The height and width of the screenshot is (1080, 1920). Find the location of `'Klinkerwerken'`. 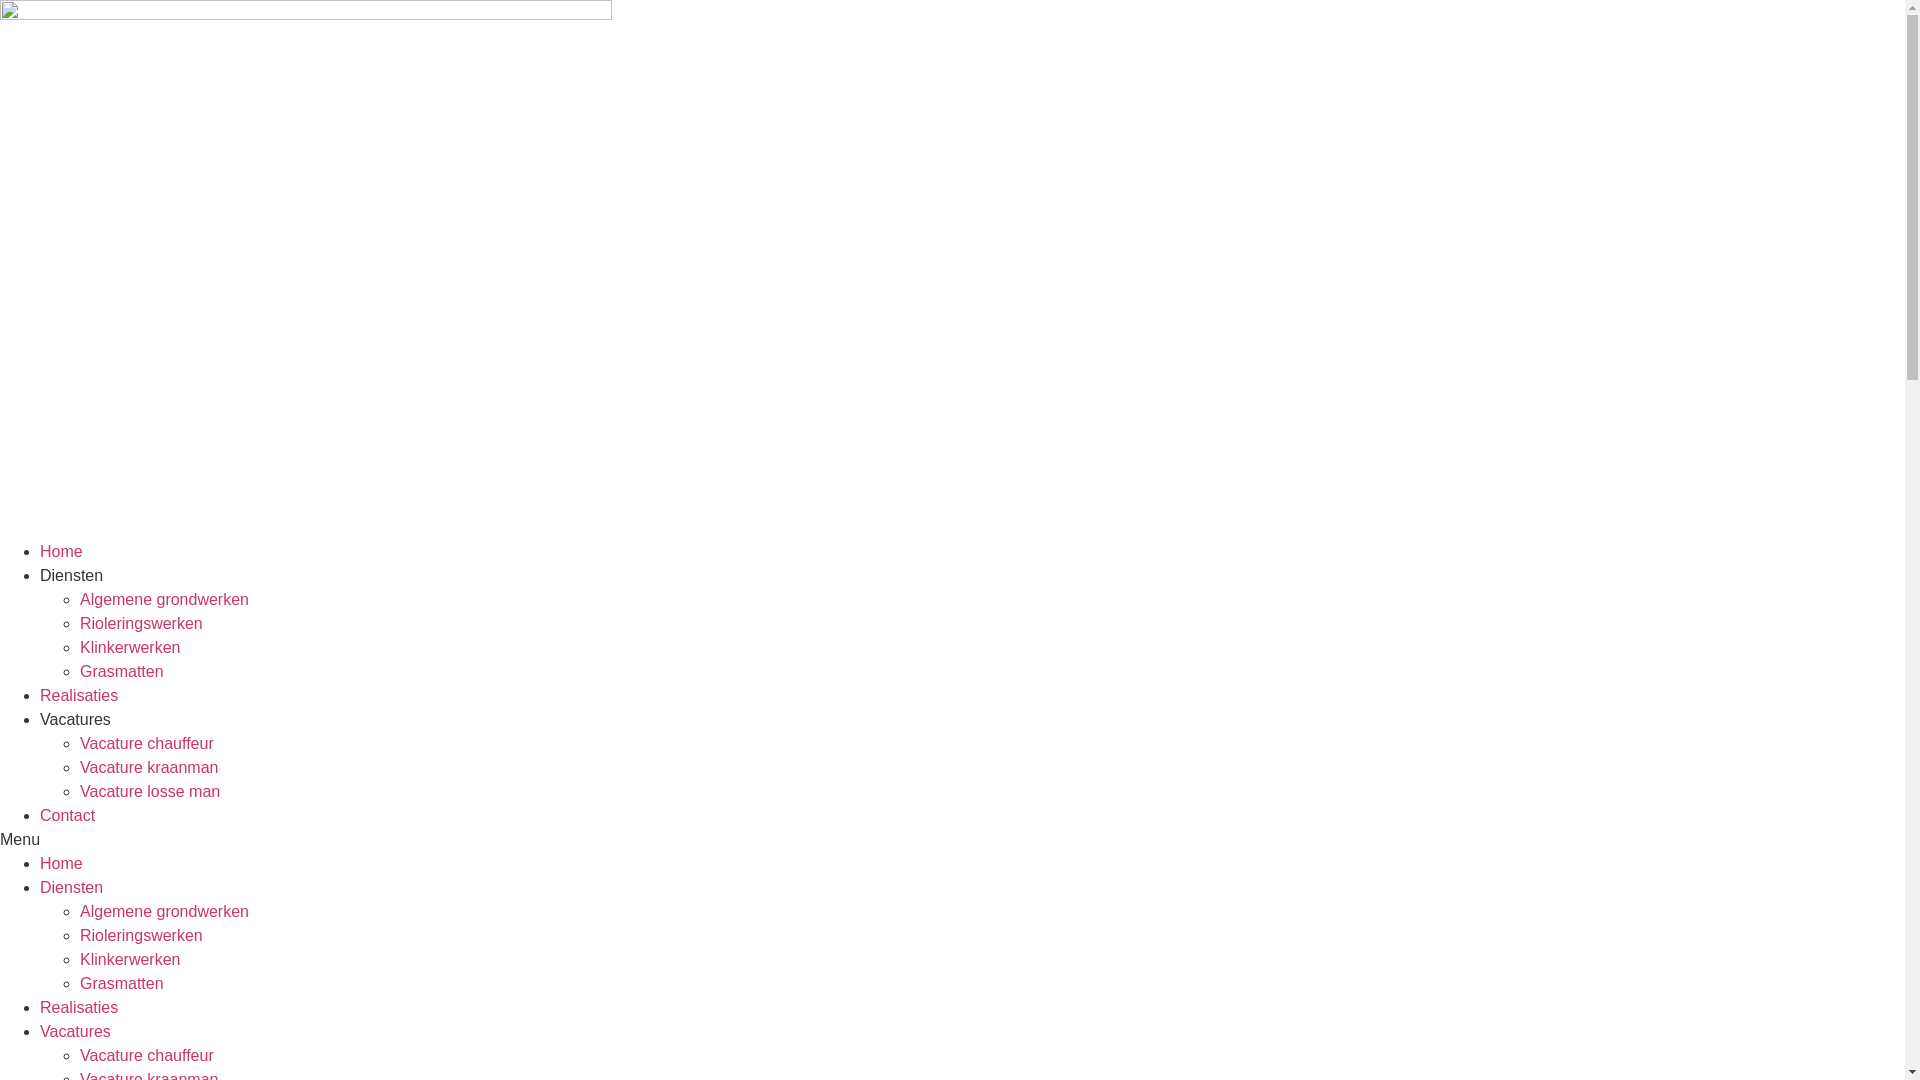

'Klinkerwerken' is located at coordinates (128, 647).